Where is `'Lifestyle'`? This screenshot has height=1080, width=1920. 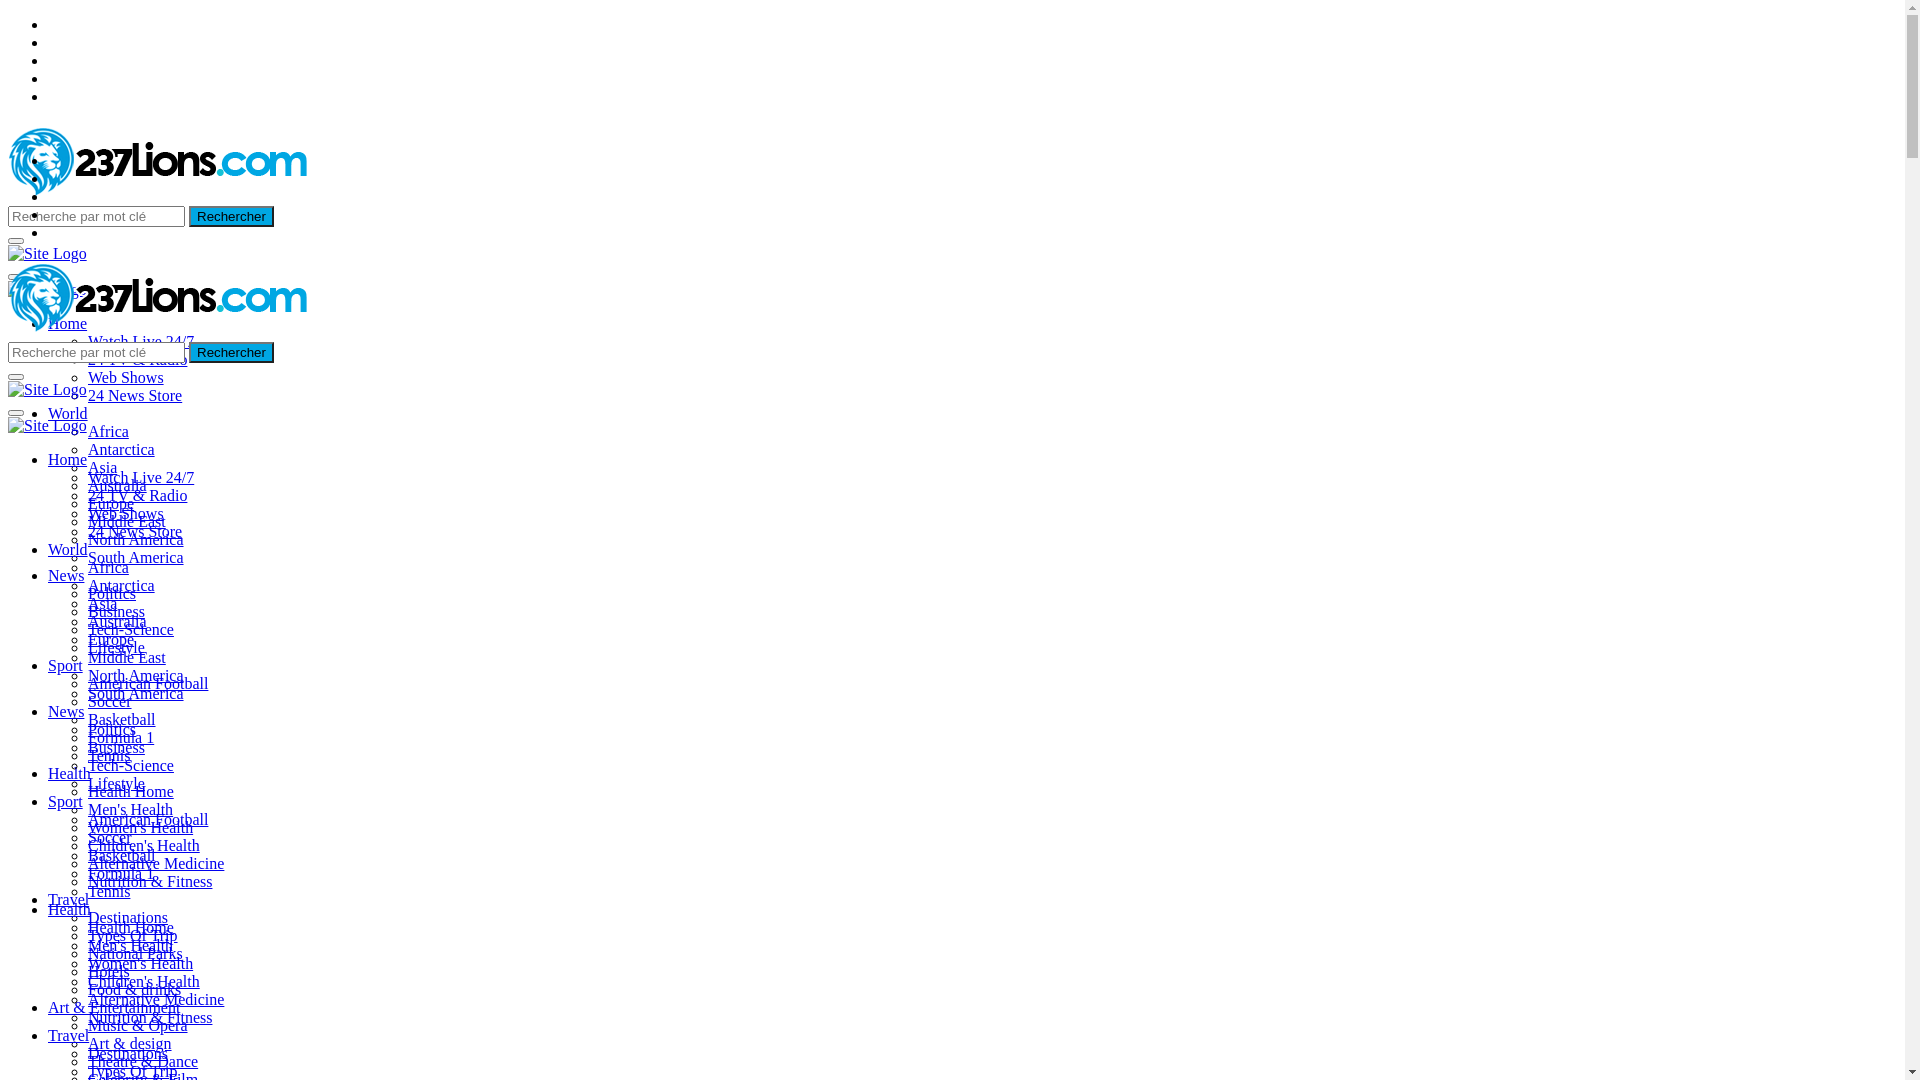
'Lifestyle' is located at coordinates (115, 782).